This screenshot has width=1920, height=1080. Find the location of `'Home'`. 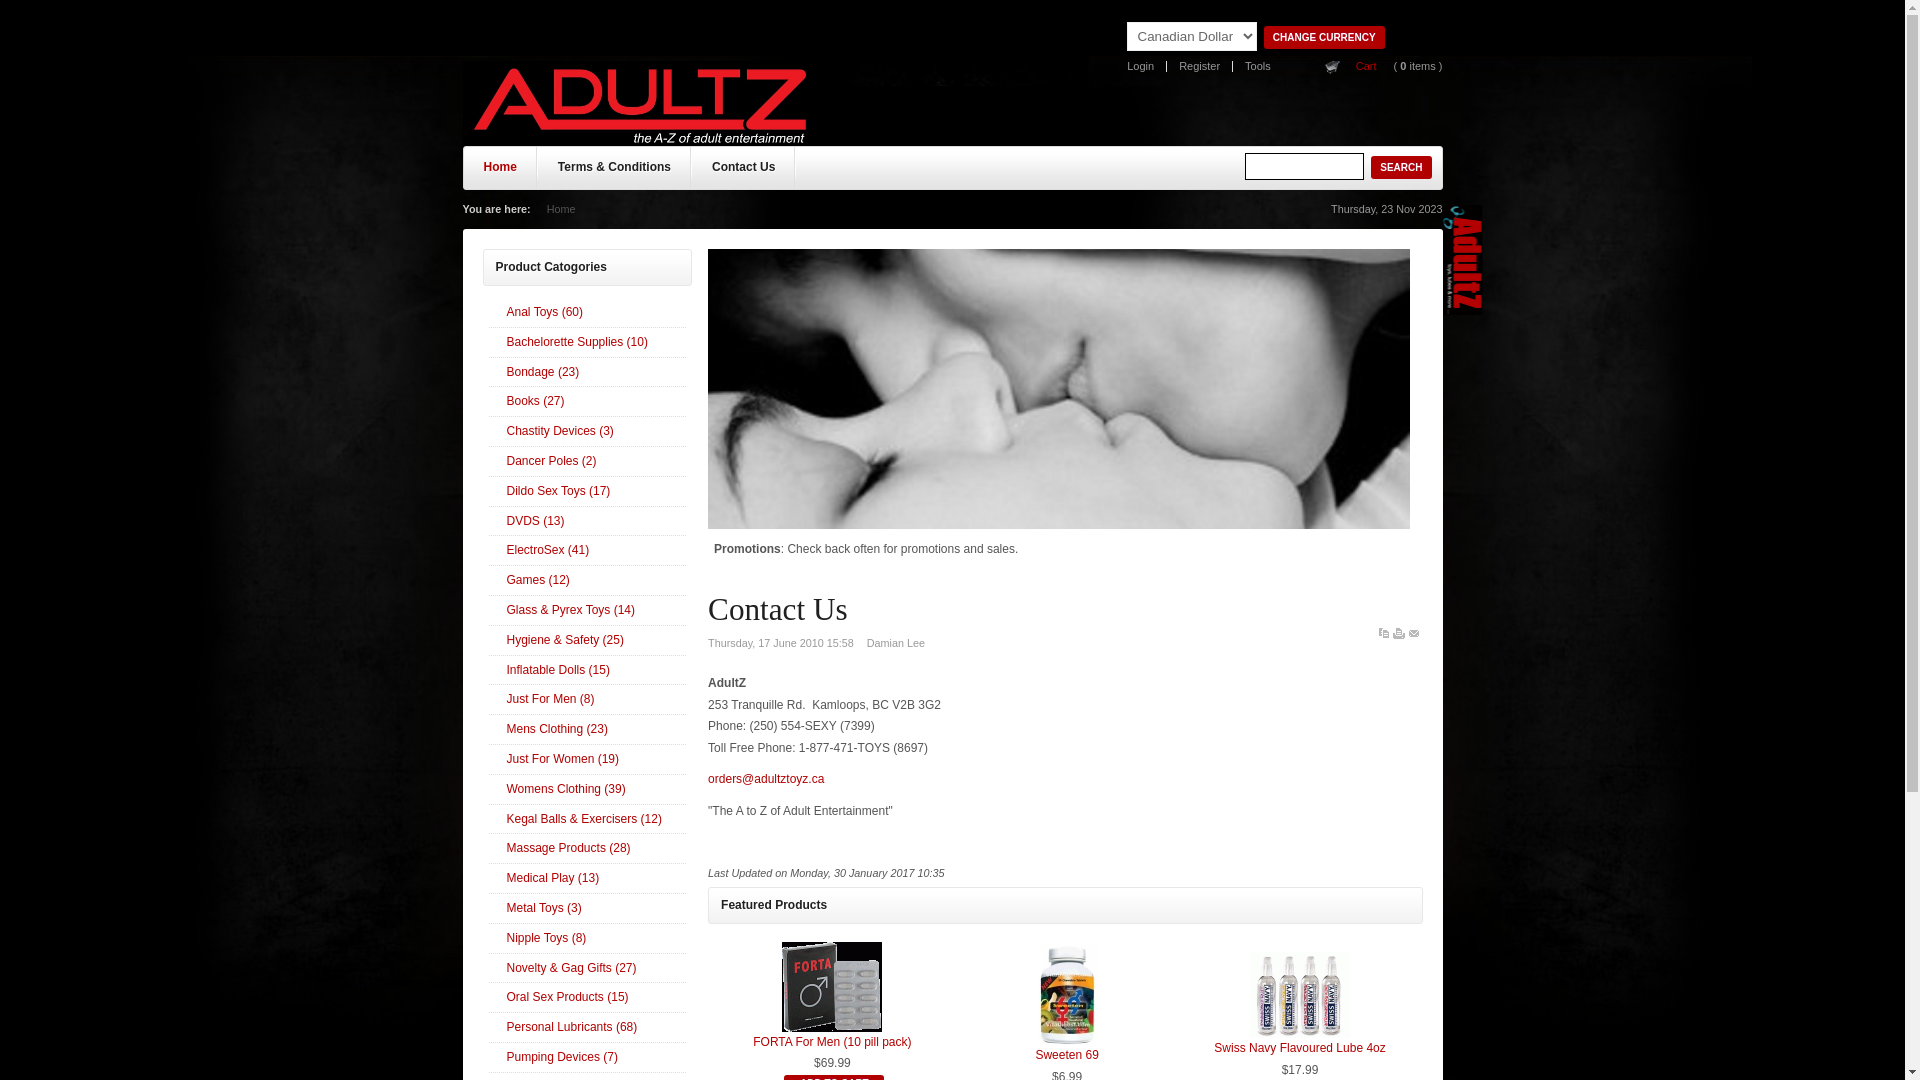

'Home' is located at coordinates (500, 171).